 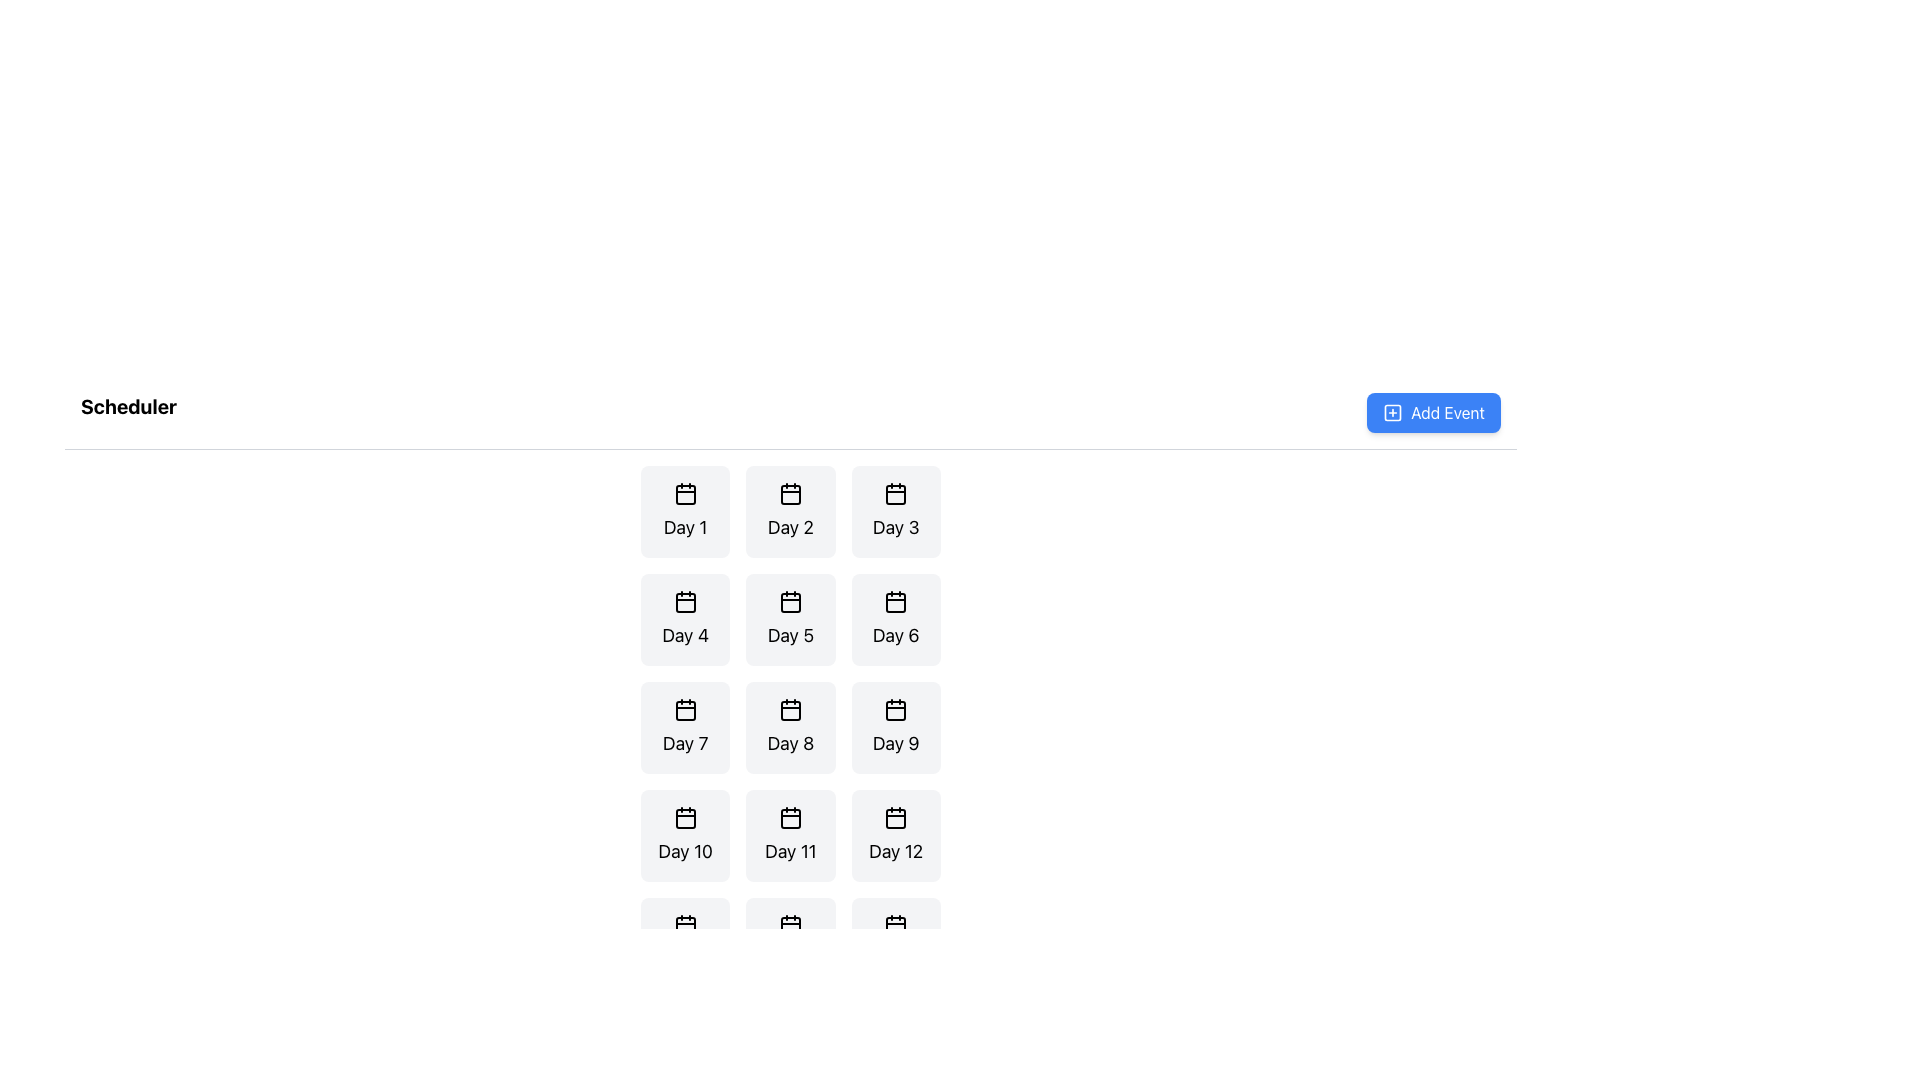 I want to click on the red-filled square with slightly rounded corners that is part of the 'Day 3' button in the icon resembling a stylized calendar, so click(x=895, y=494).